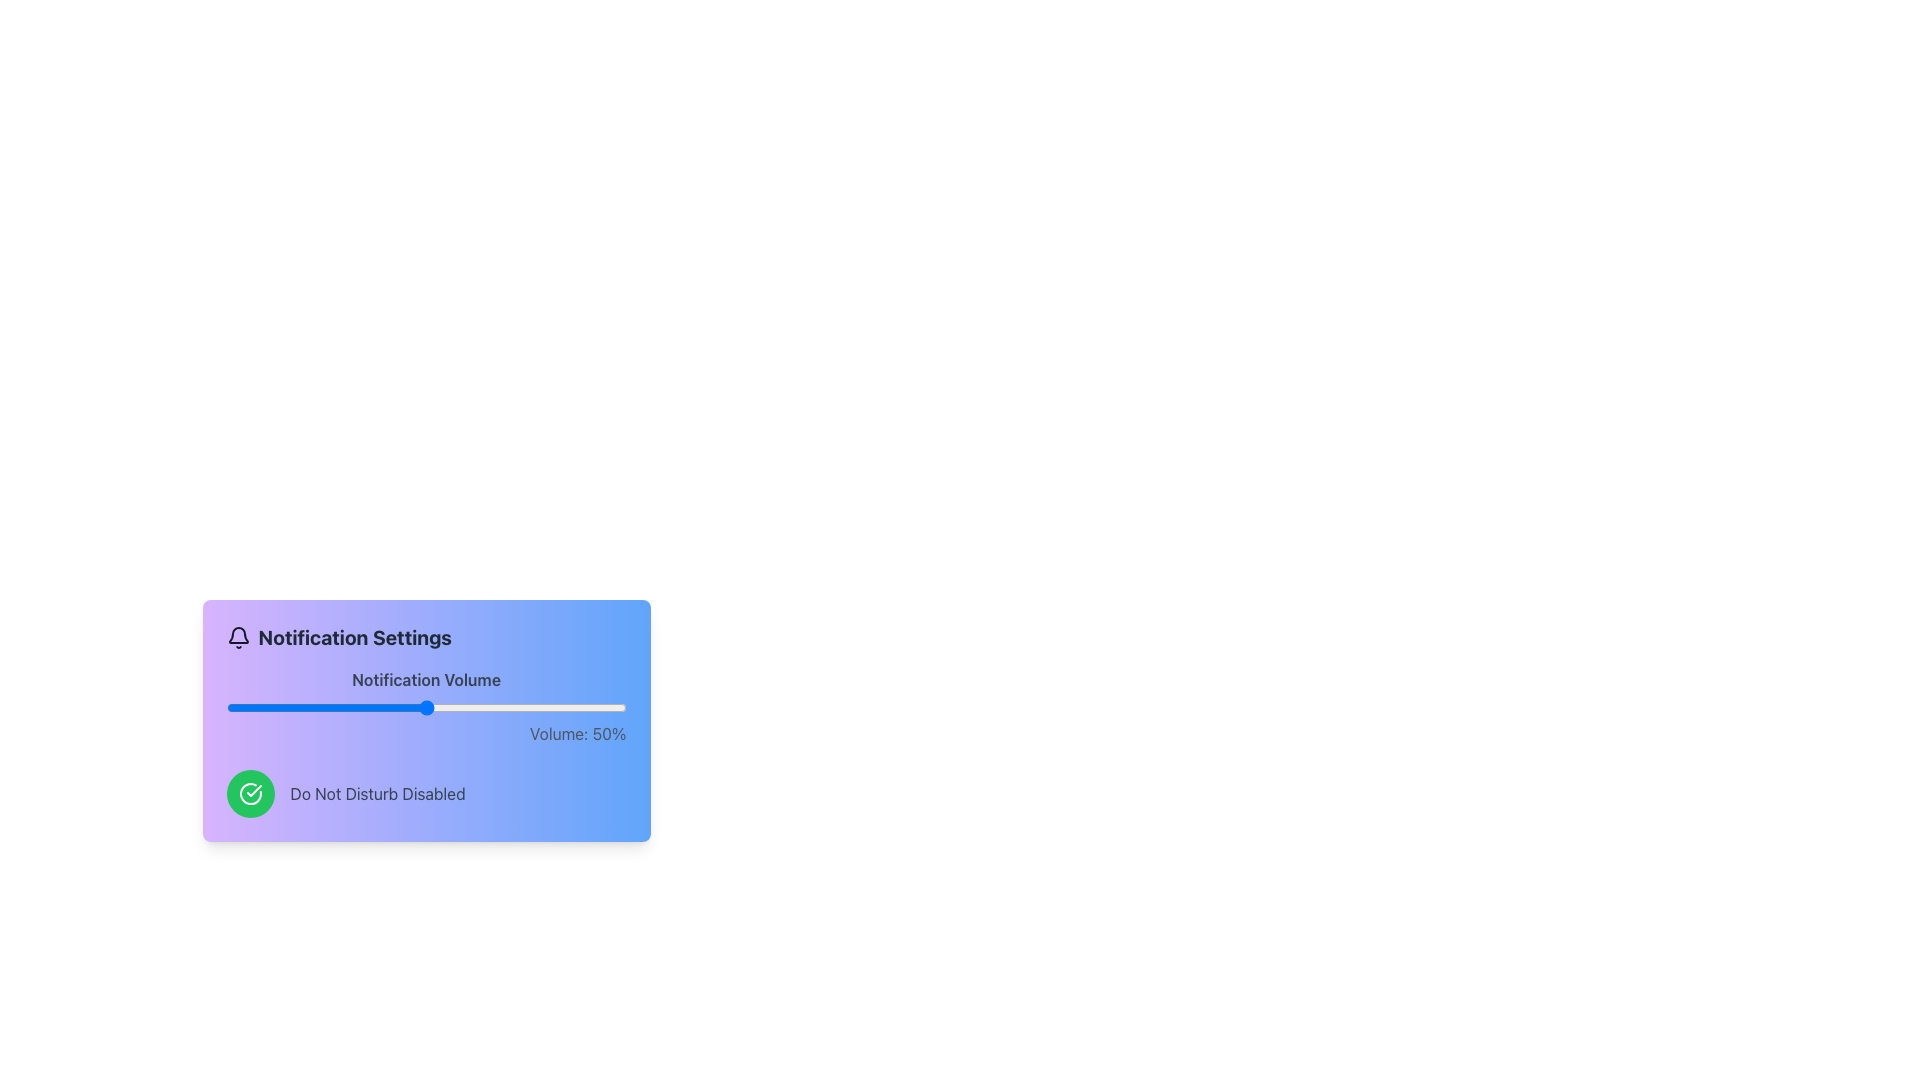 The height and width of the screenshot is (1080, 1920). I want to click on notification volume, so click(401, 707).